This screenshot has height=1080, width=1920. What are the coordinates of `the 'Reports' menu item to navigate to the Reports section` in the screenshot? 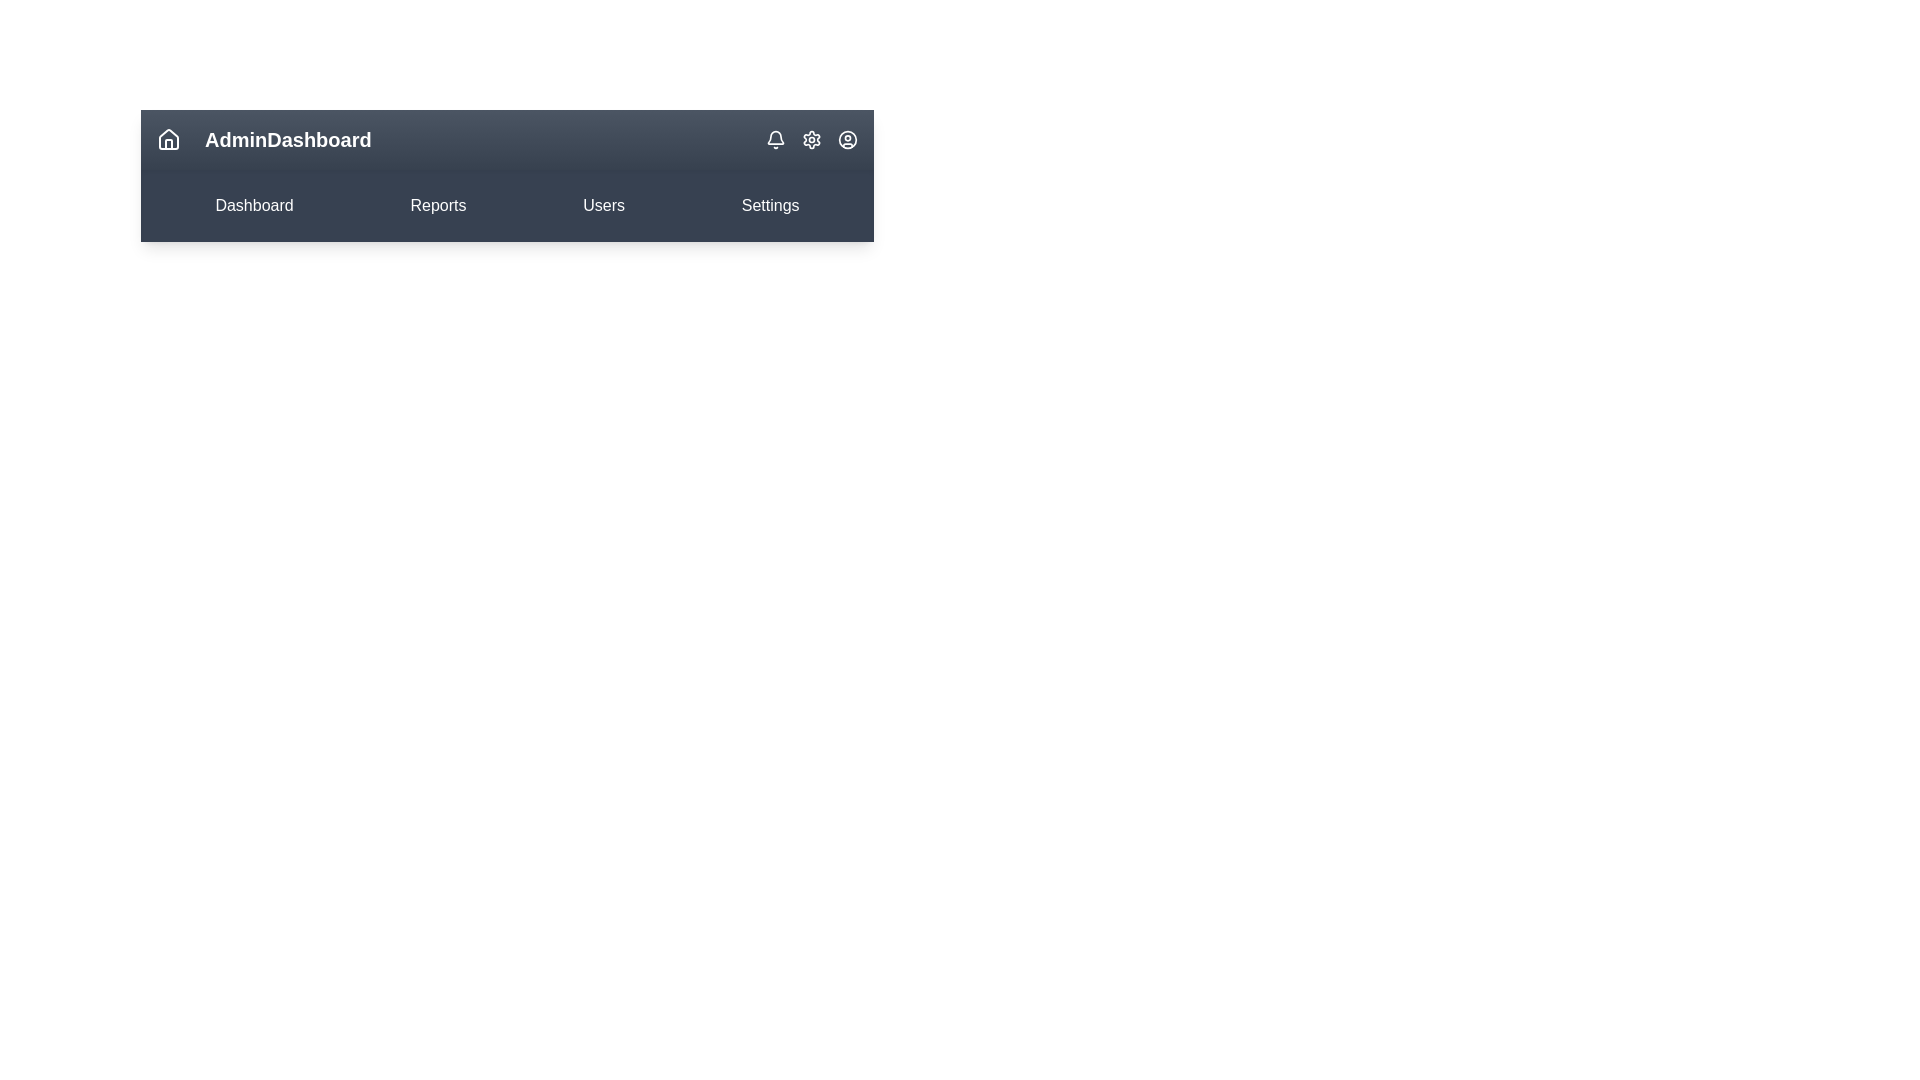 It's located at (436, 205).